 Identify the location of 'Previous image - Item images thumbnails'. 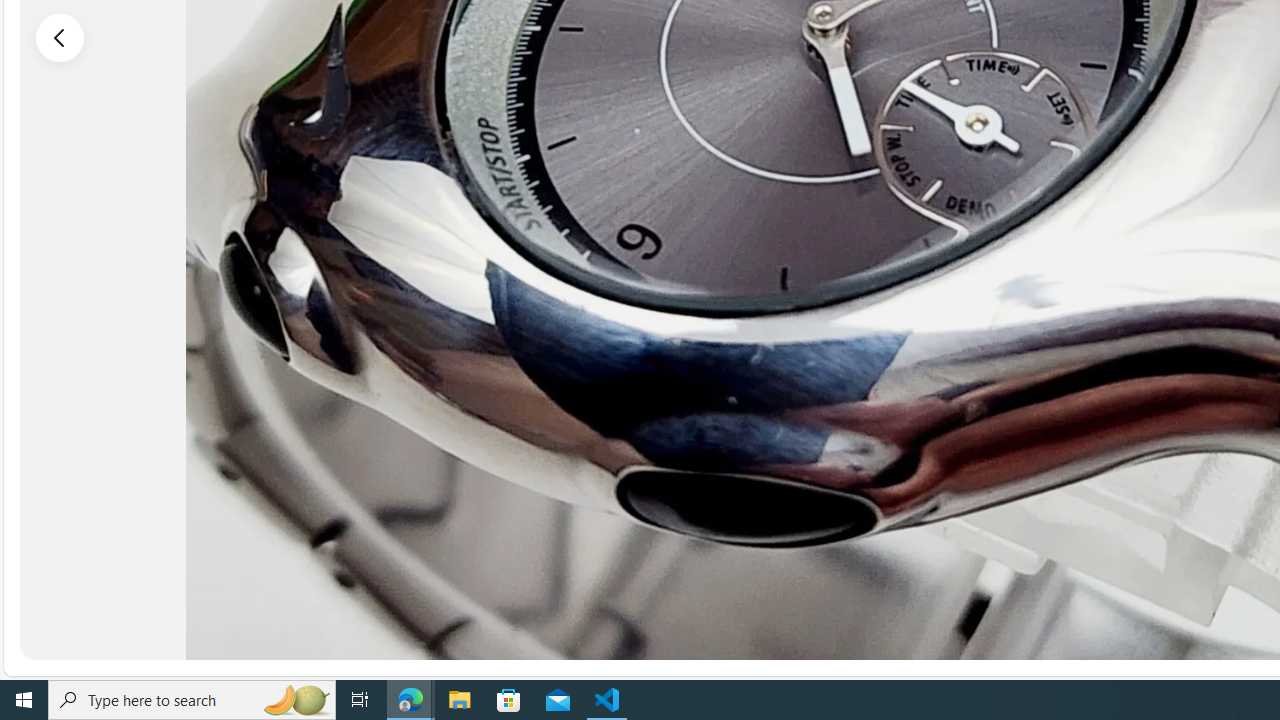
(60, 37).